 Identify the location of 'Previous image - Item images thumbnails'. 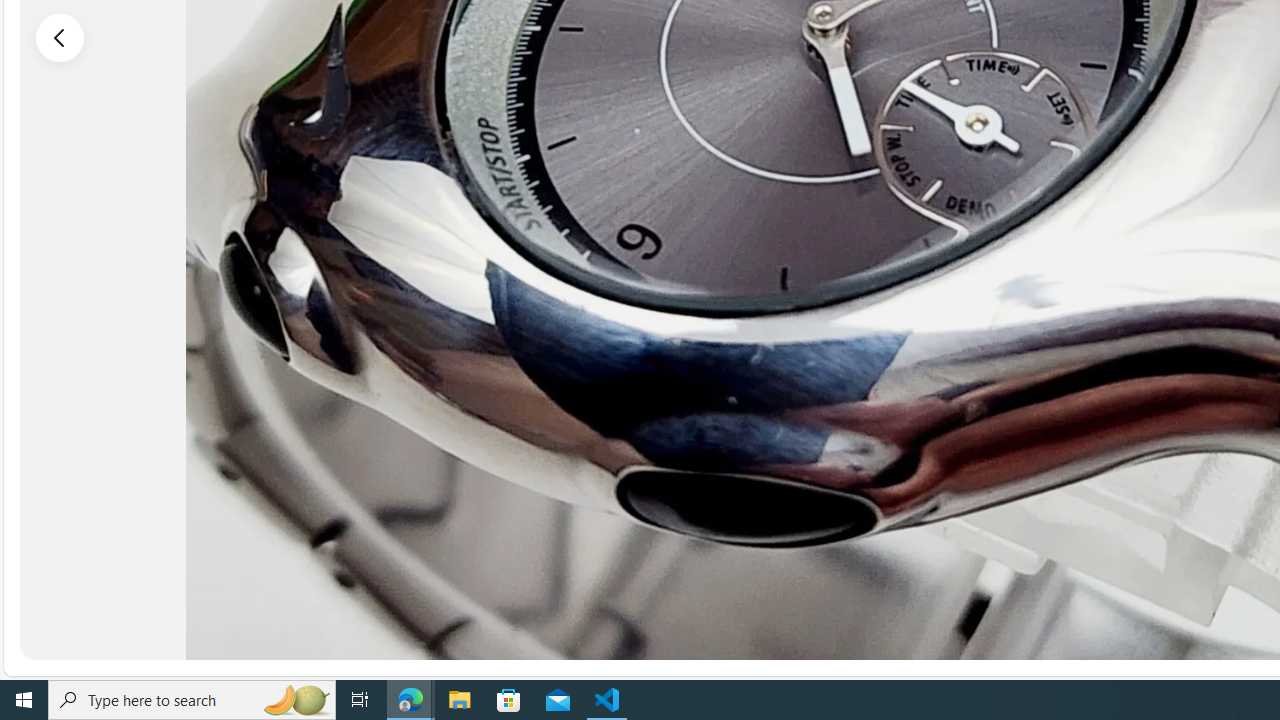
(60, 37).